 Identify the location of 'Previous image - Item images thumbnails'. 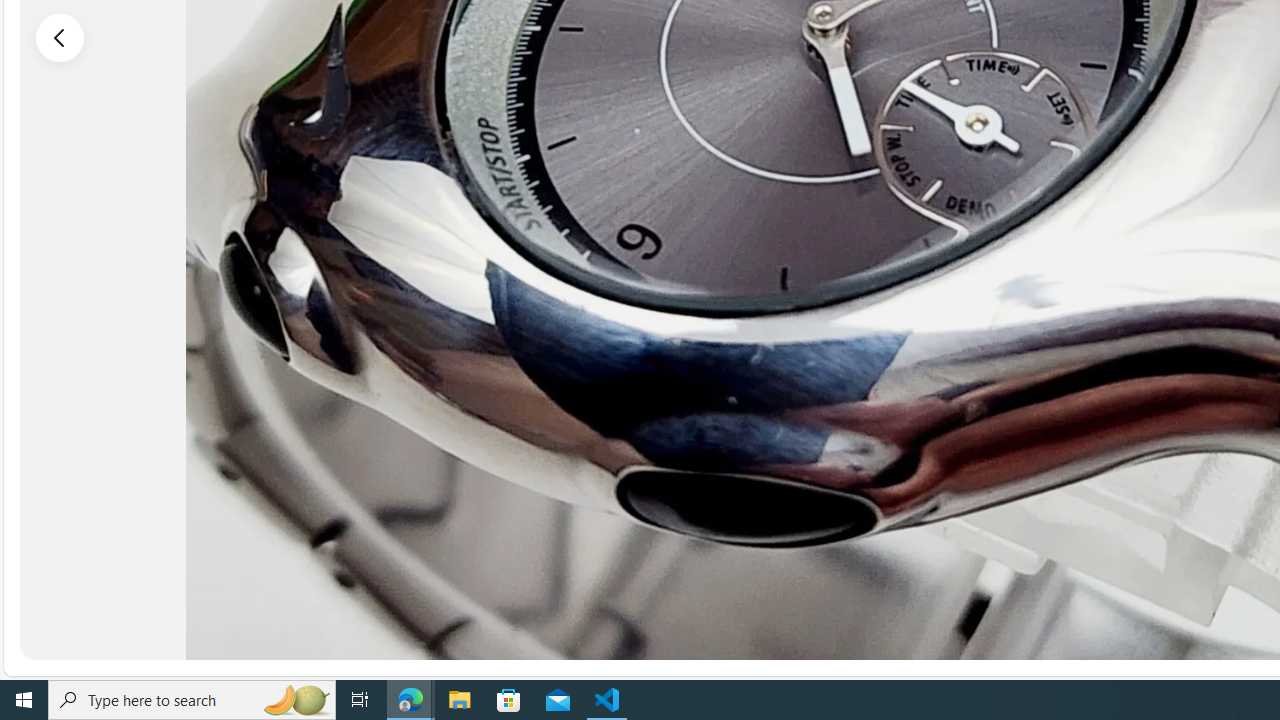
(60, 37).